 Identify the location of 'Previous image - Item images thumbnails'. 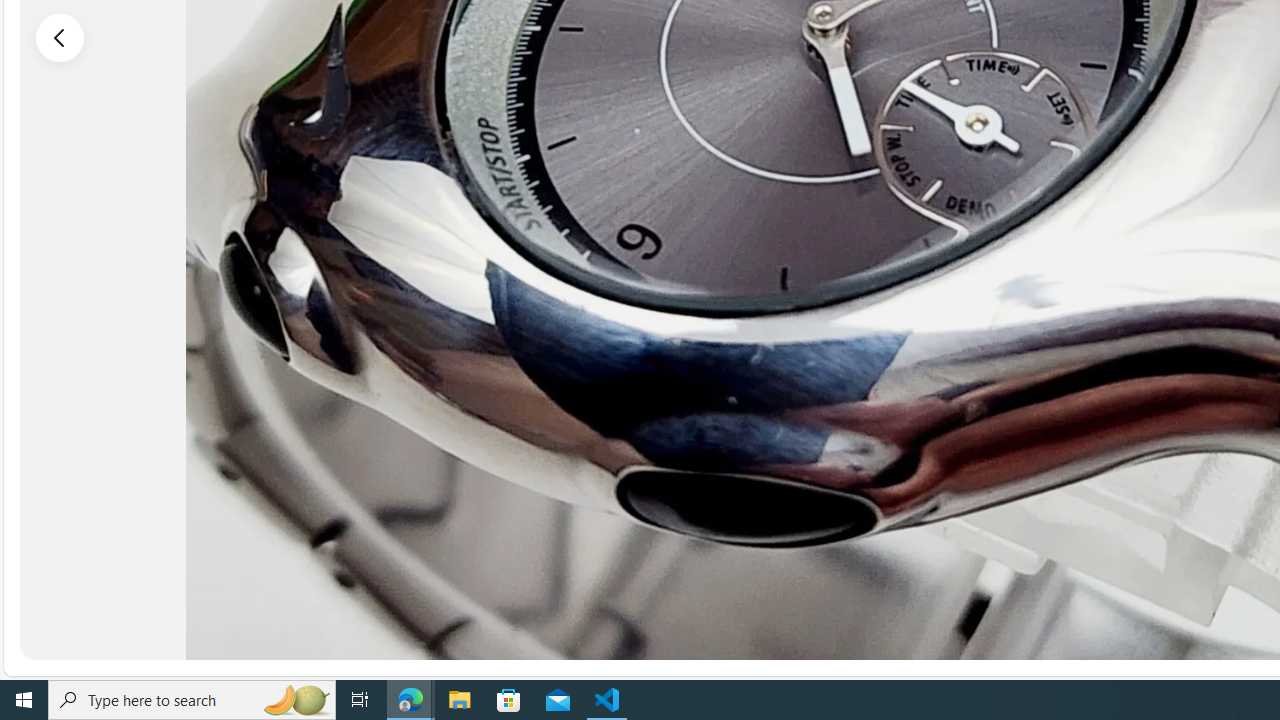
(60, 37).